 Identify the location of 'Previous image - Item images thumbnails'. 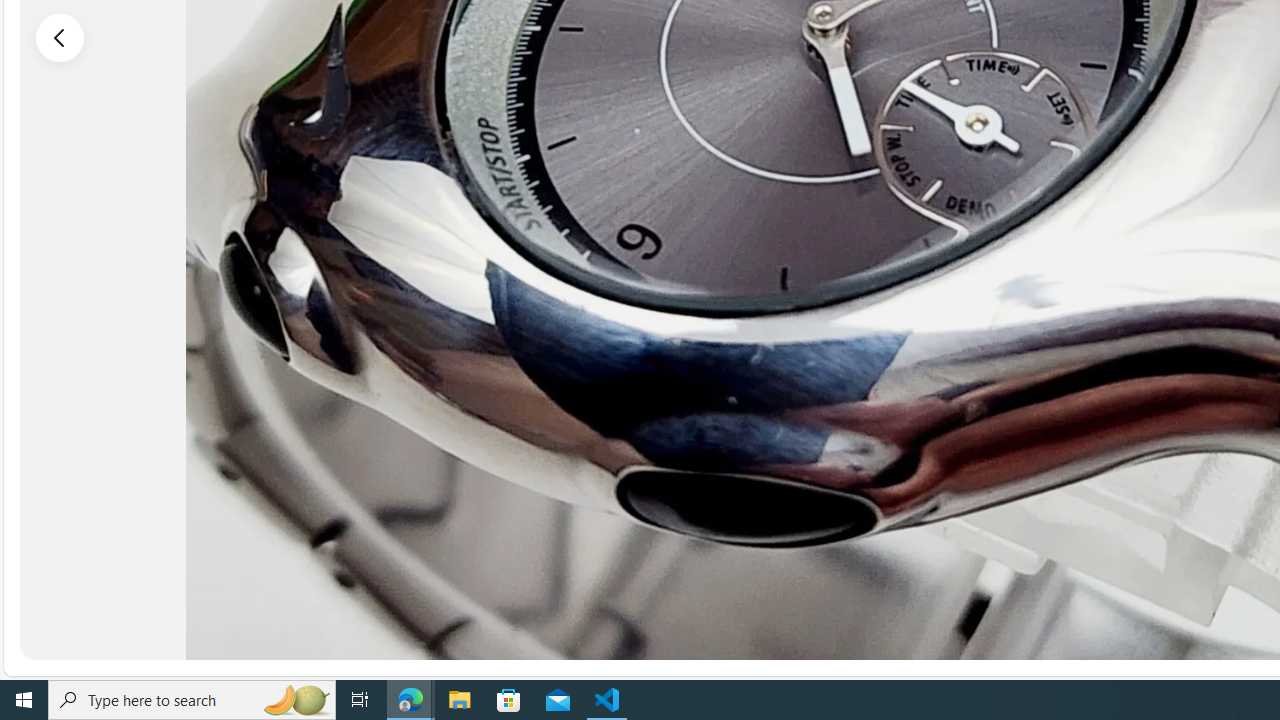
(60, 37).